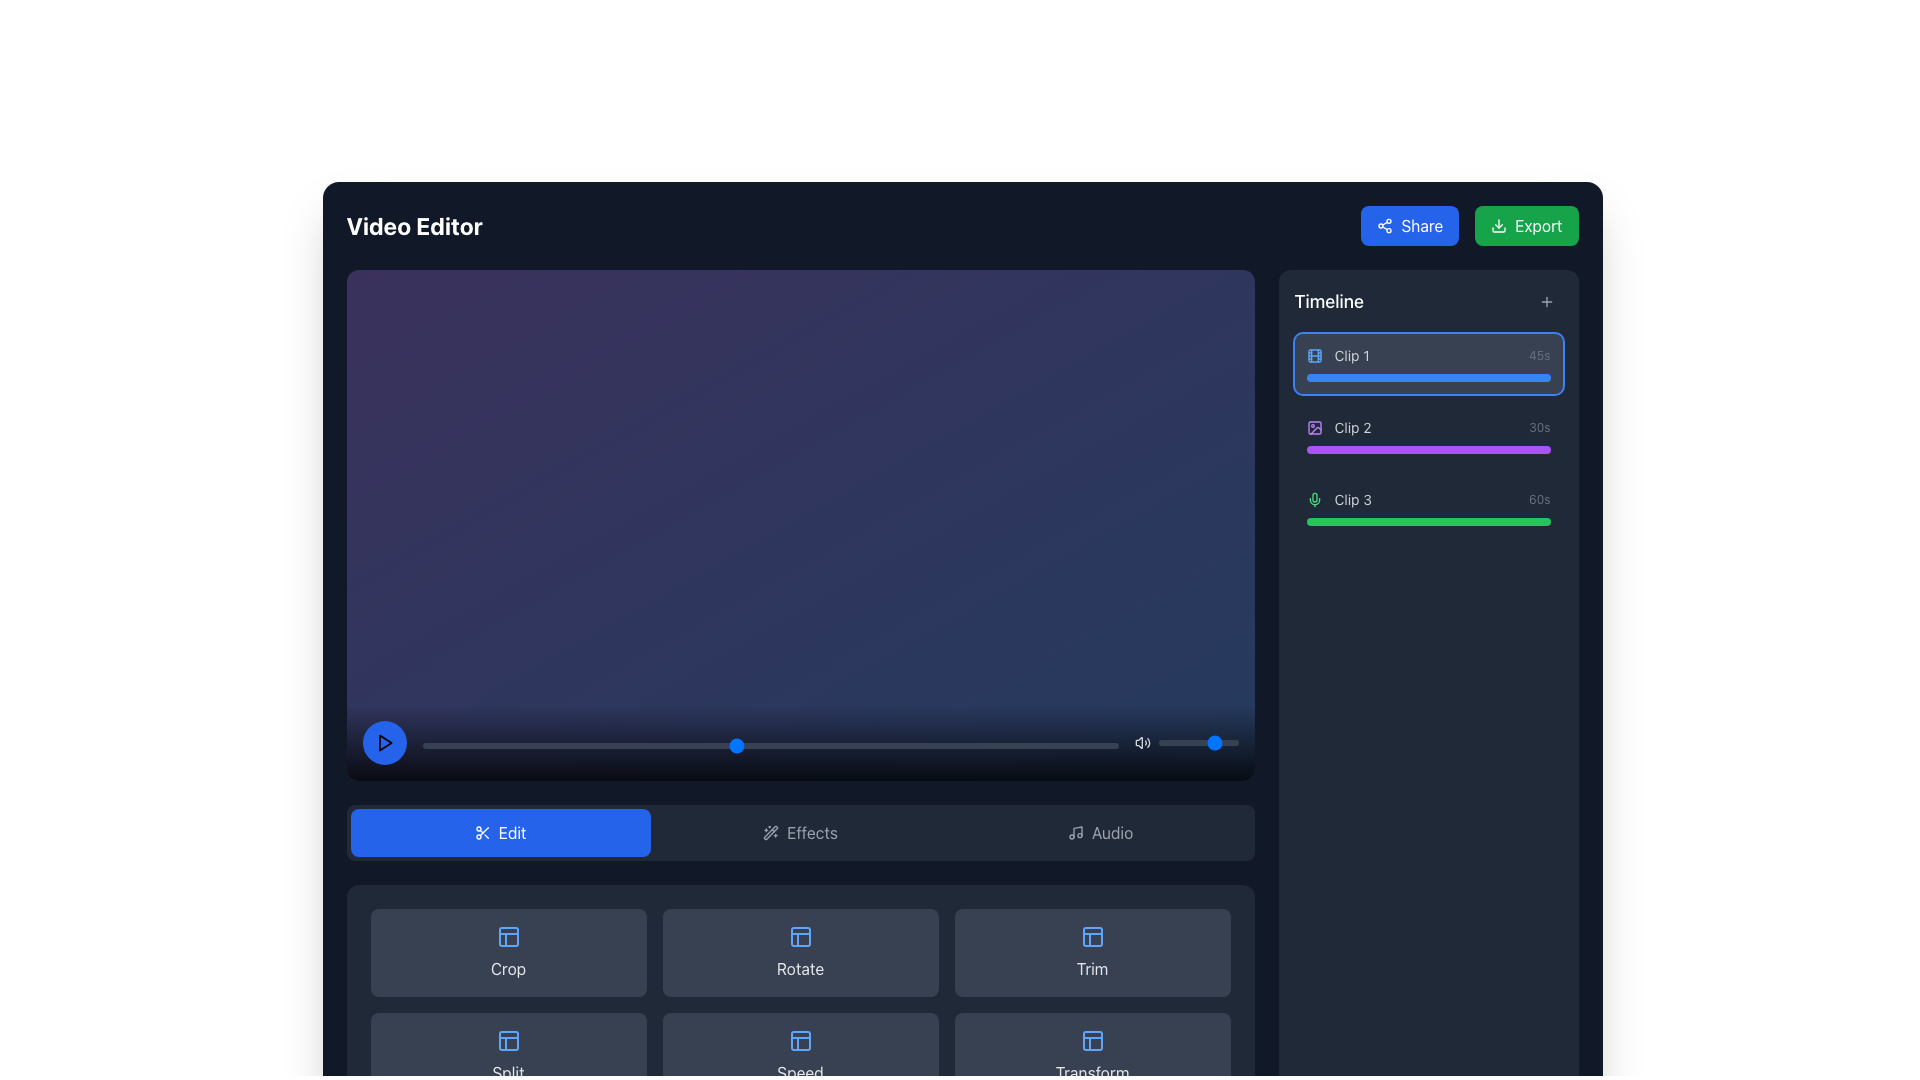  I want to click on the microphone icon outlined in green, located next to 'Clip 3' in the timeline area for informational purposes, so click(1314, 499).